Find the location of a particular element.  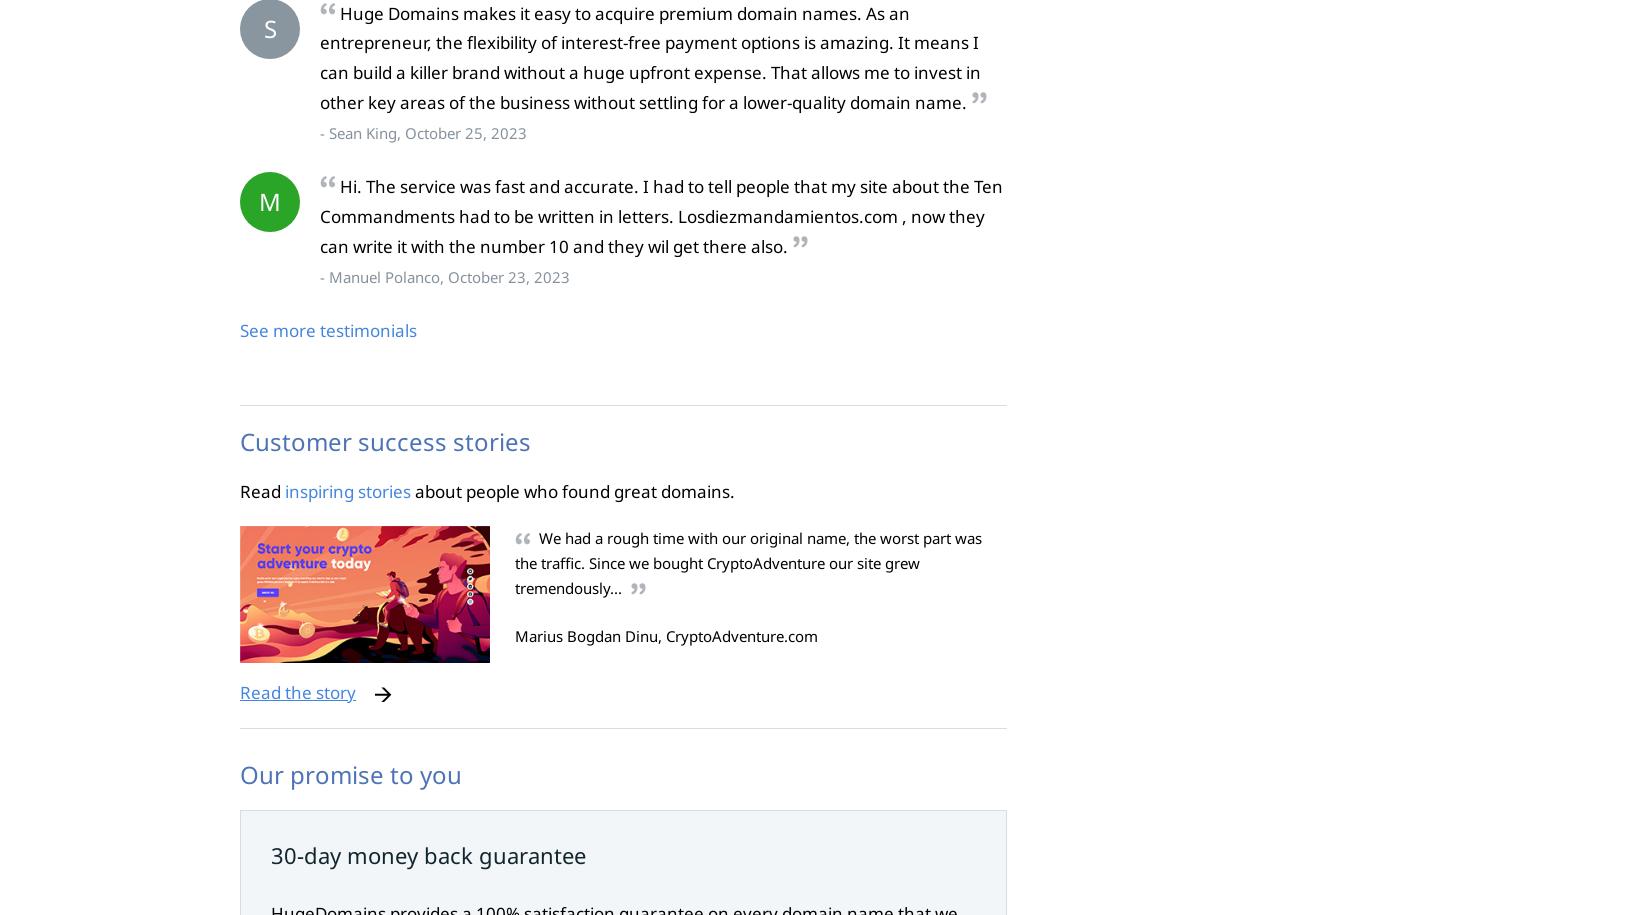

'S' is located at coordinates (269, 27).